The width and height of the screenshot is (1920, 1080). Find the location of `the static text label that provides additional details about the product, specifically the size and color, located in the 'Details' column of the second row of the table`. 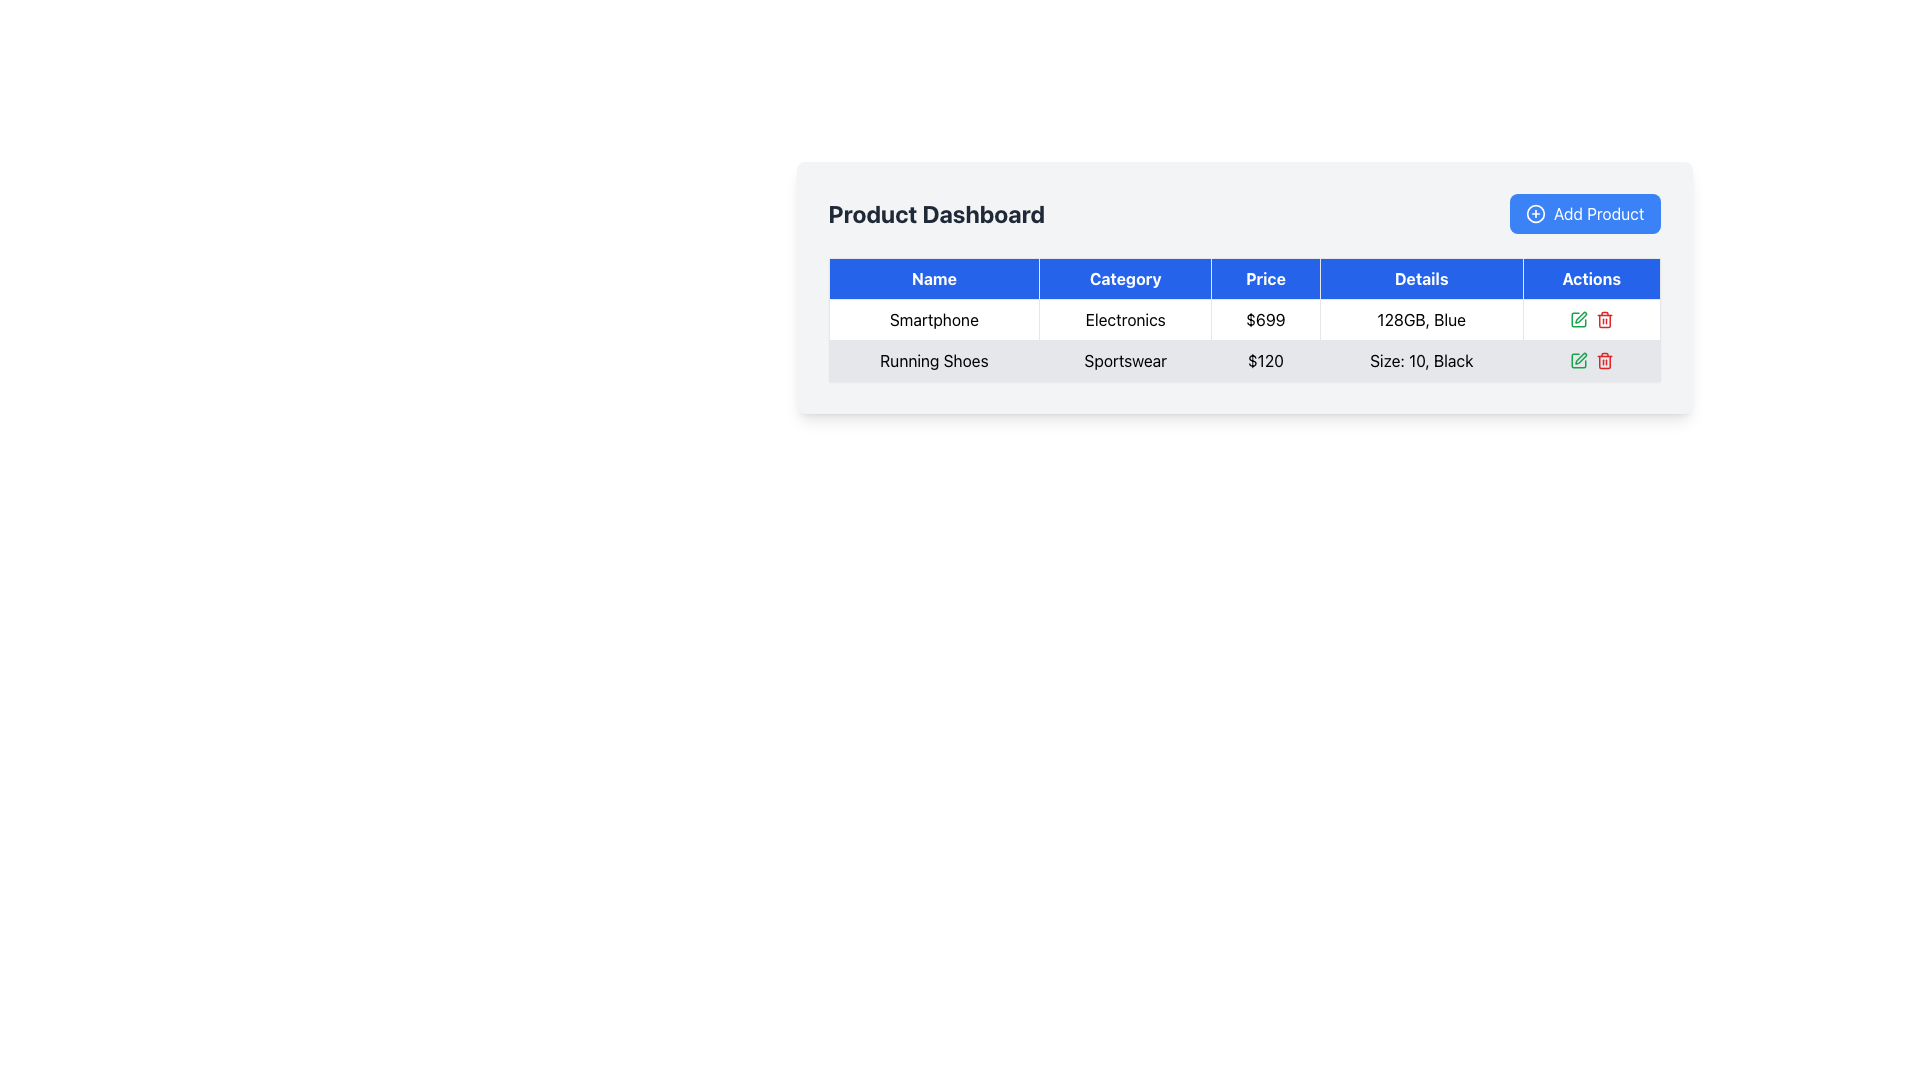

the static text label that provides additional details about the product, specifically the size and color, located in the 'Details' column of the second row of the table is located at coordinates (1420, 361).